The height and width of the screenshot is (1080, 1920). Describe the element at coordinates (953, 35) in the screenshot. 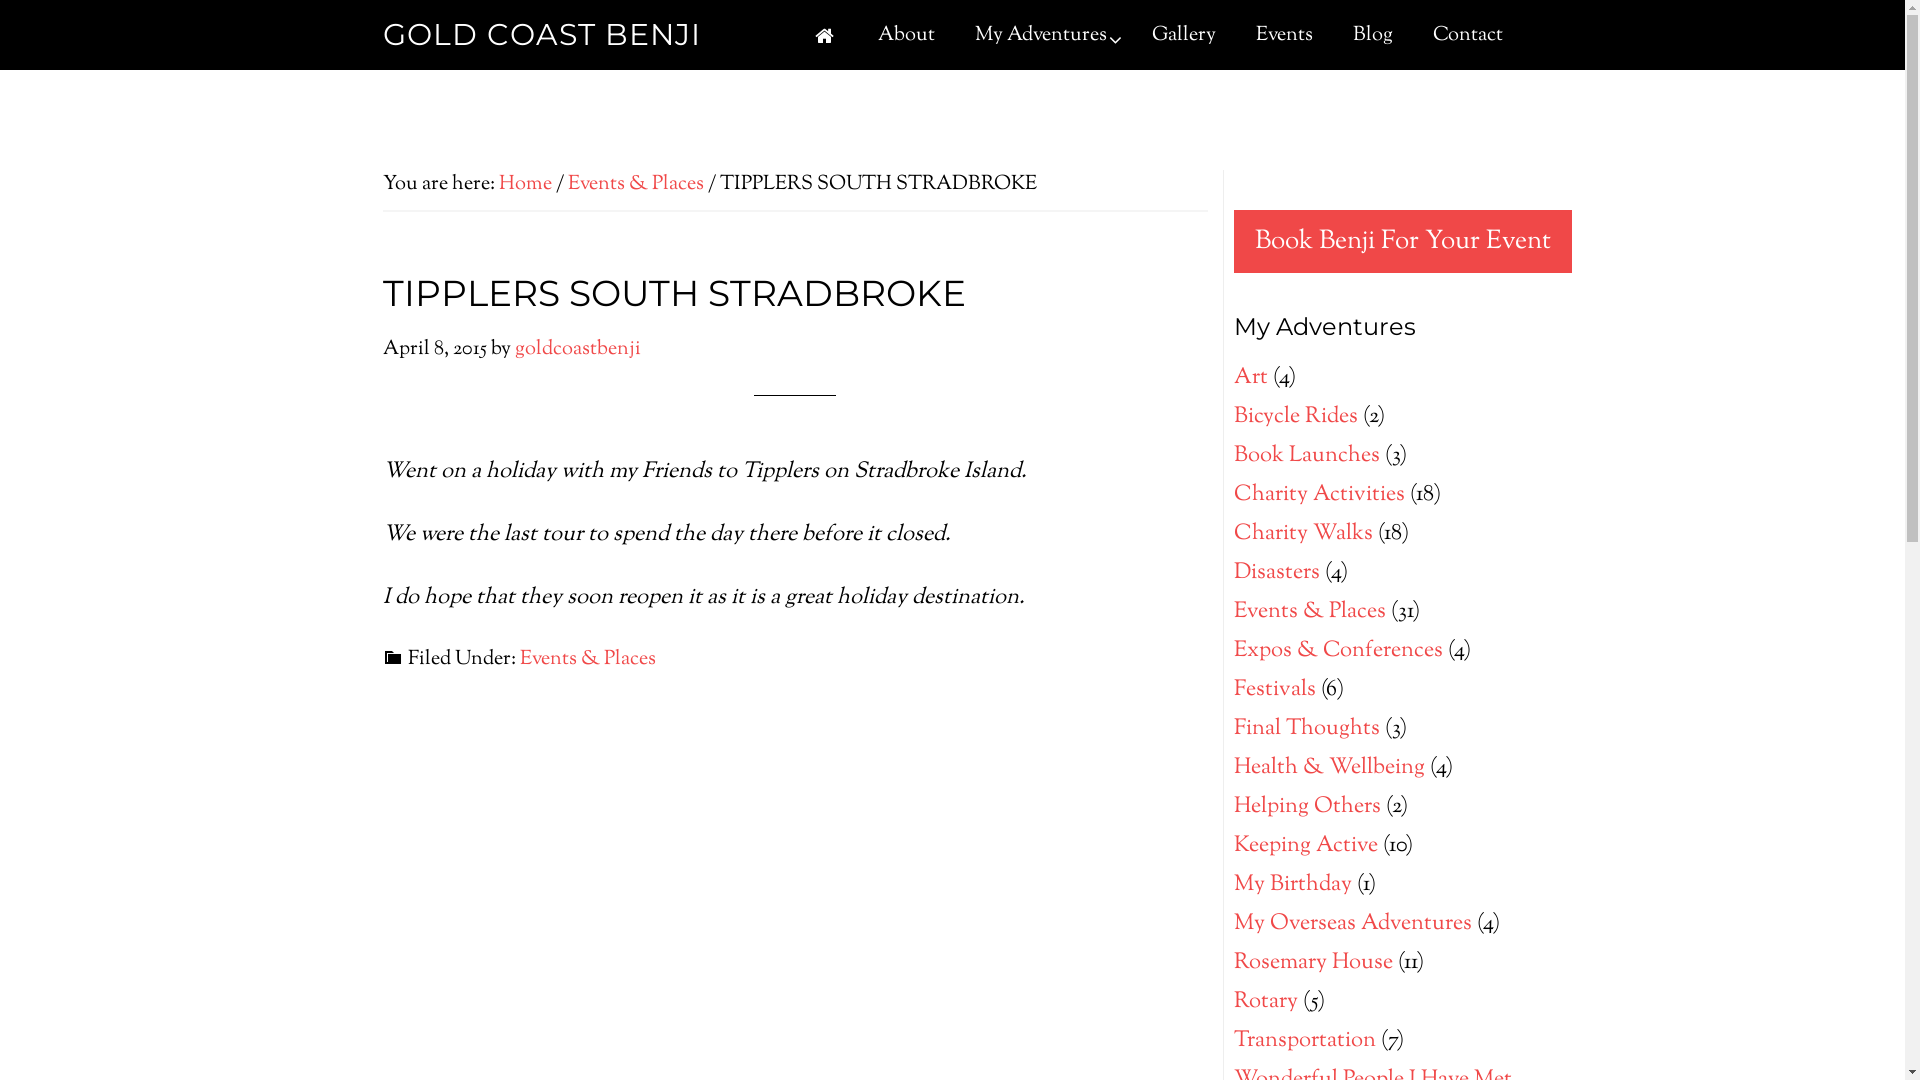

I see `'My Adventures'` at that location.